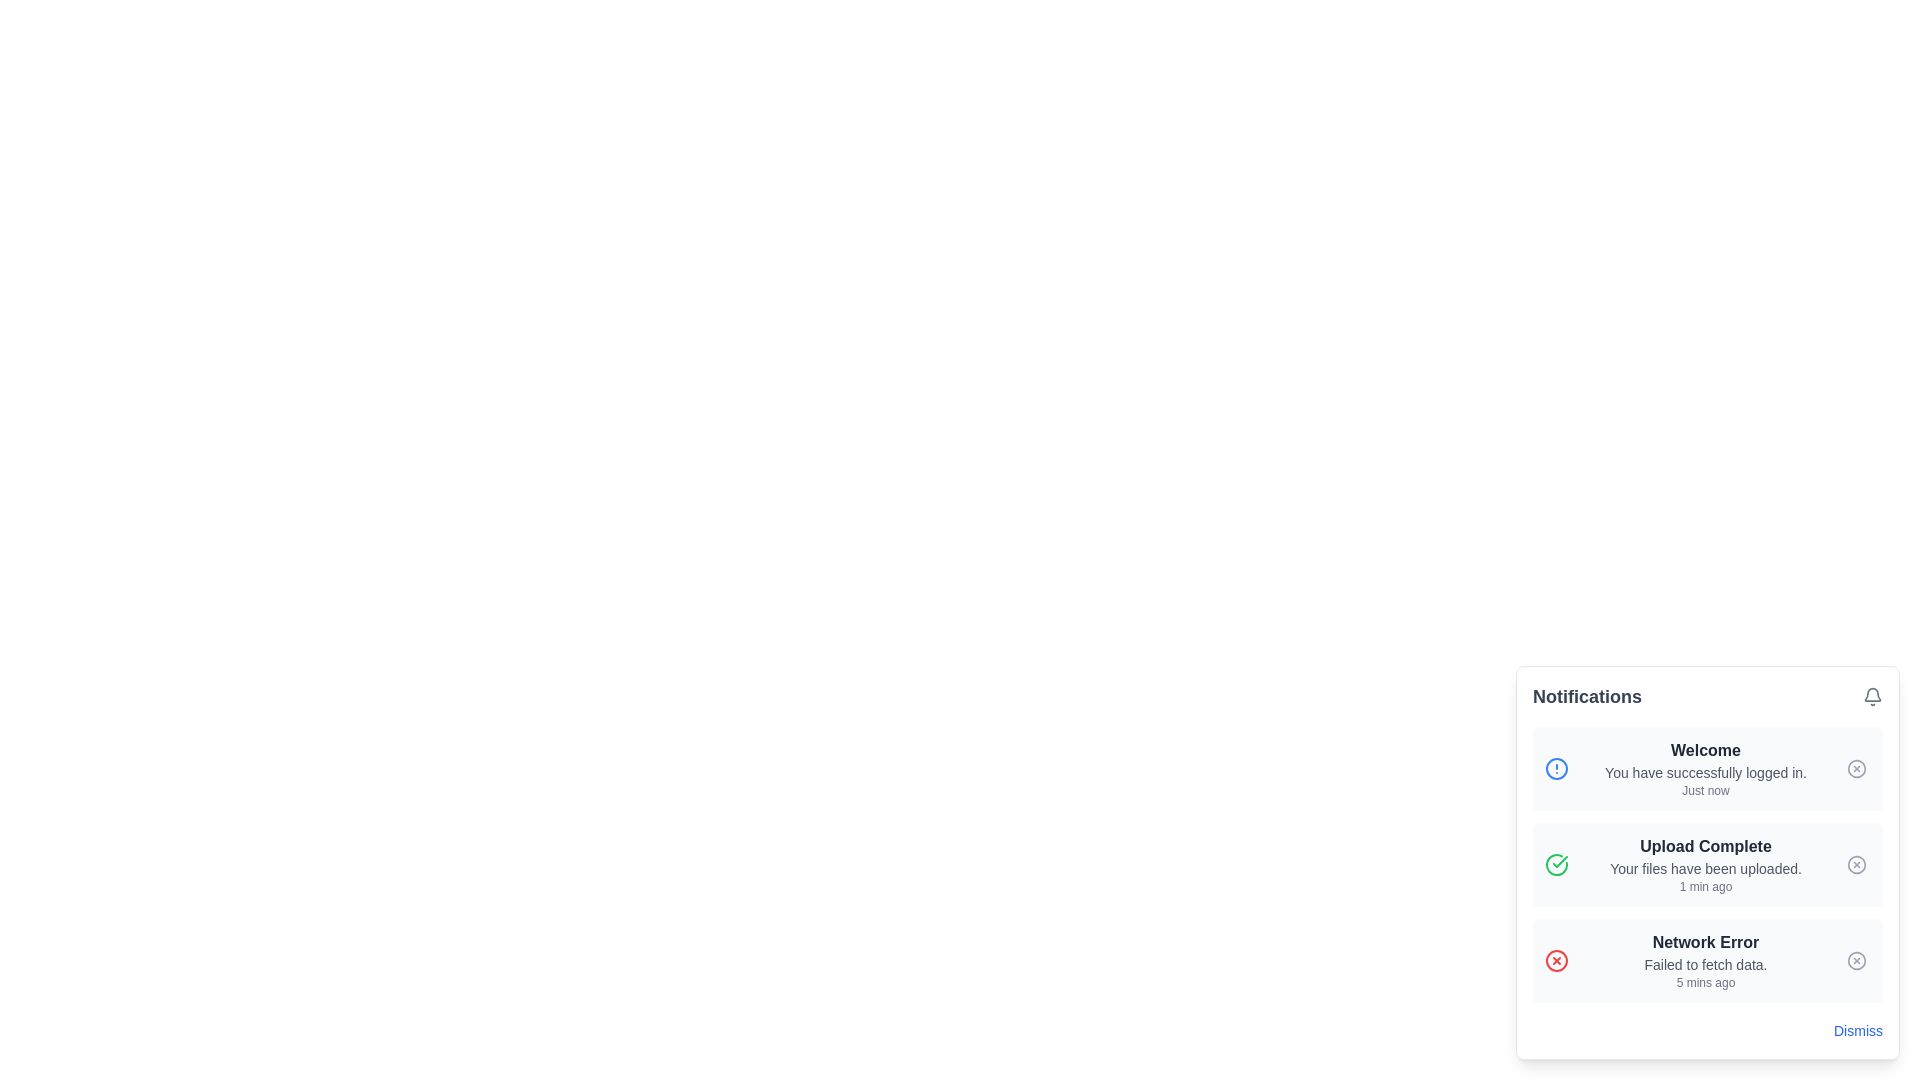 The image size is (1920, 1080). Describe the element at coordinates (1704, 963) in the screenshot. I see `the text label that displays 'Failed to fetch data.' in a small, gray font, located within the notification card under the title 'Network Error'` at that location.